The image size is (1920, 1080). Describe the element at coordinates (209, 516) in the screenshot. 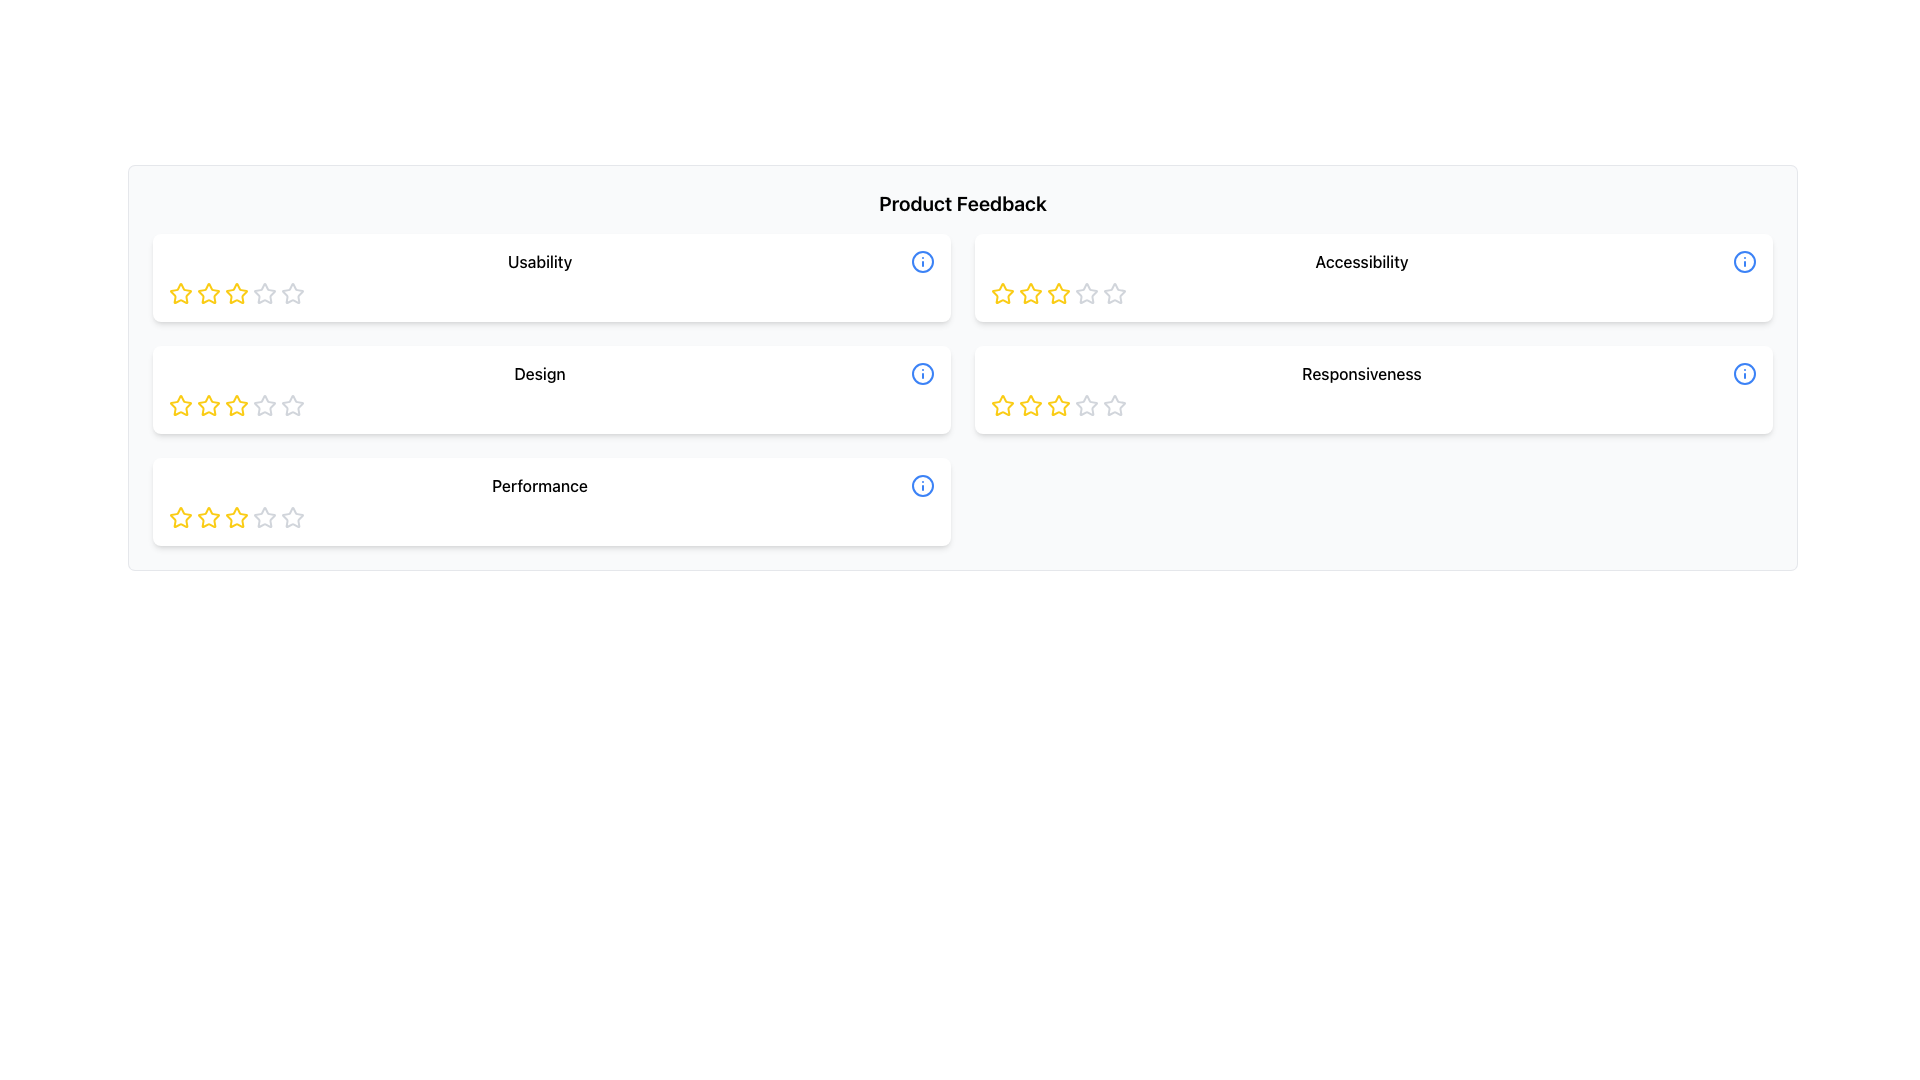

I see `the third star in the 'Performance' category rating section` at that location.